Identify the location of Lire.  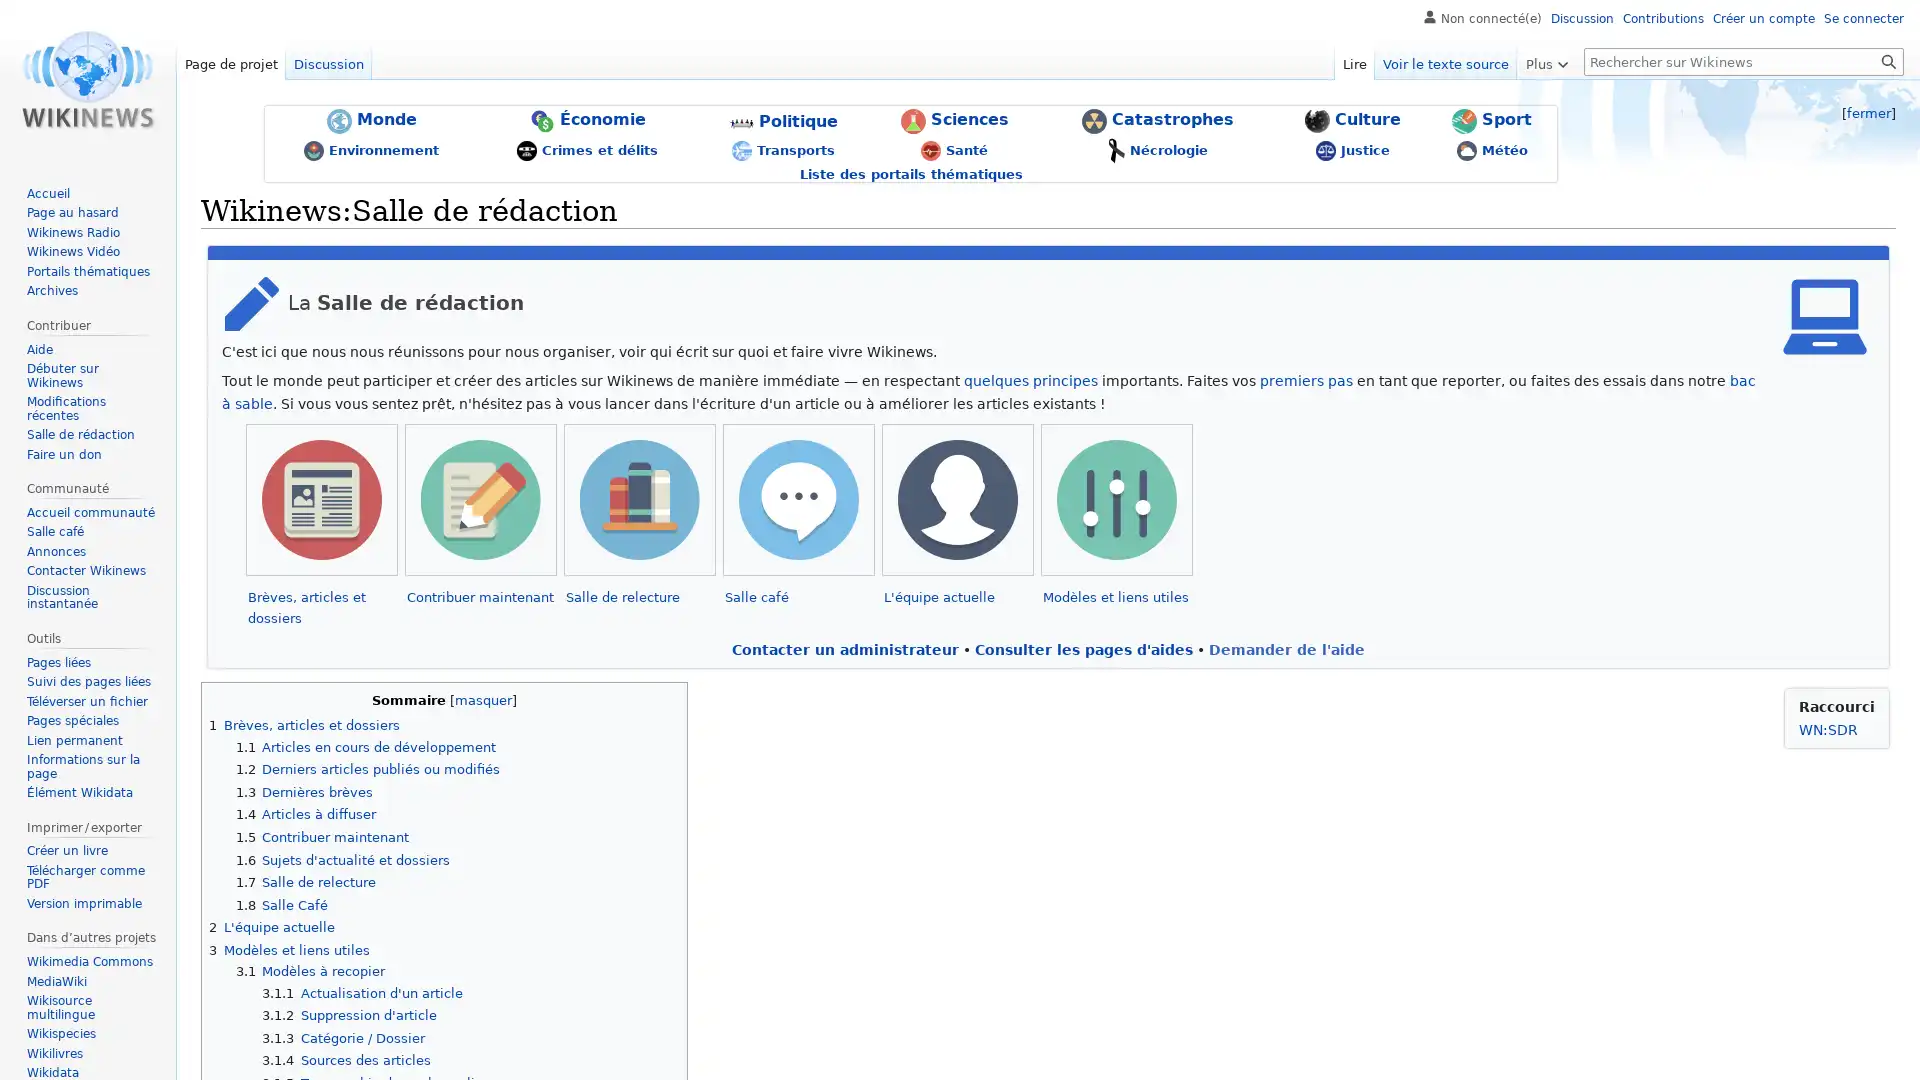
(1888, 60).